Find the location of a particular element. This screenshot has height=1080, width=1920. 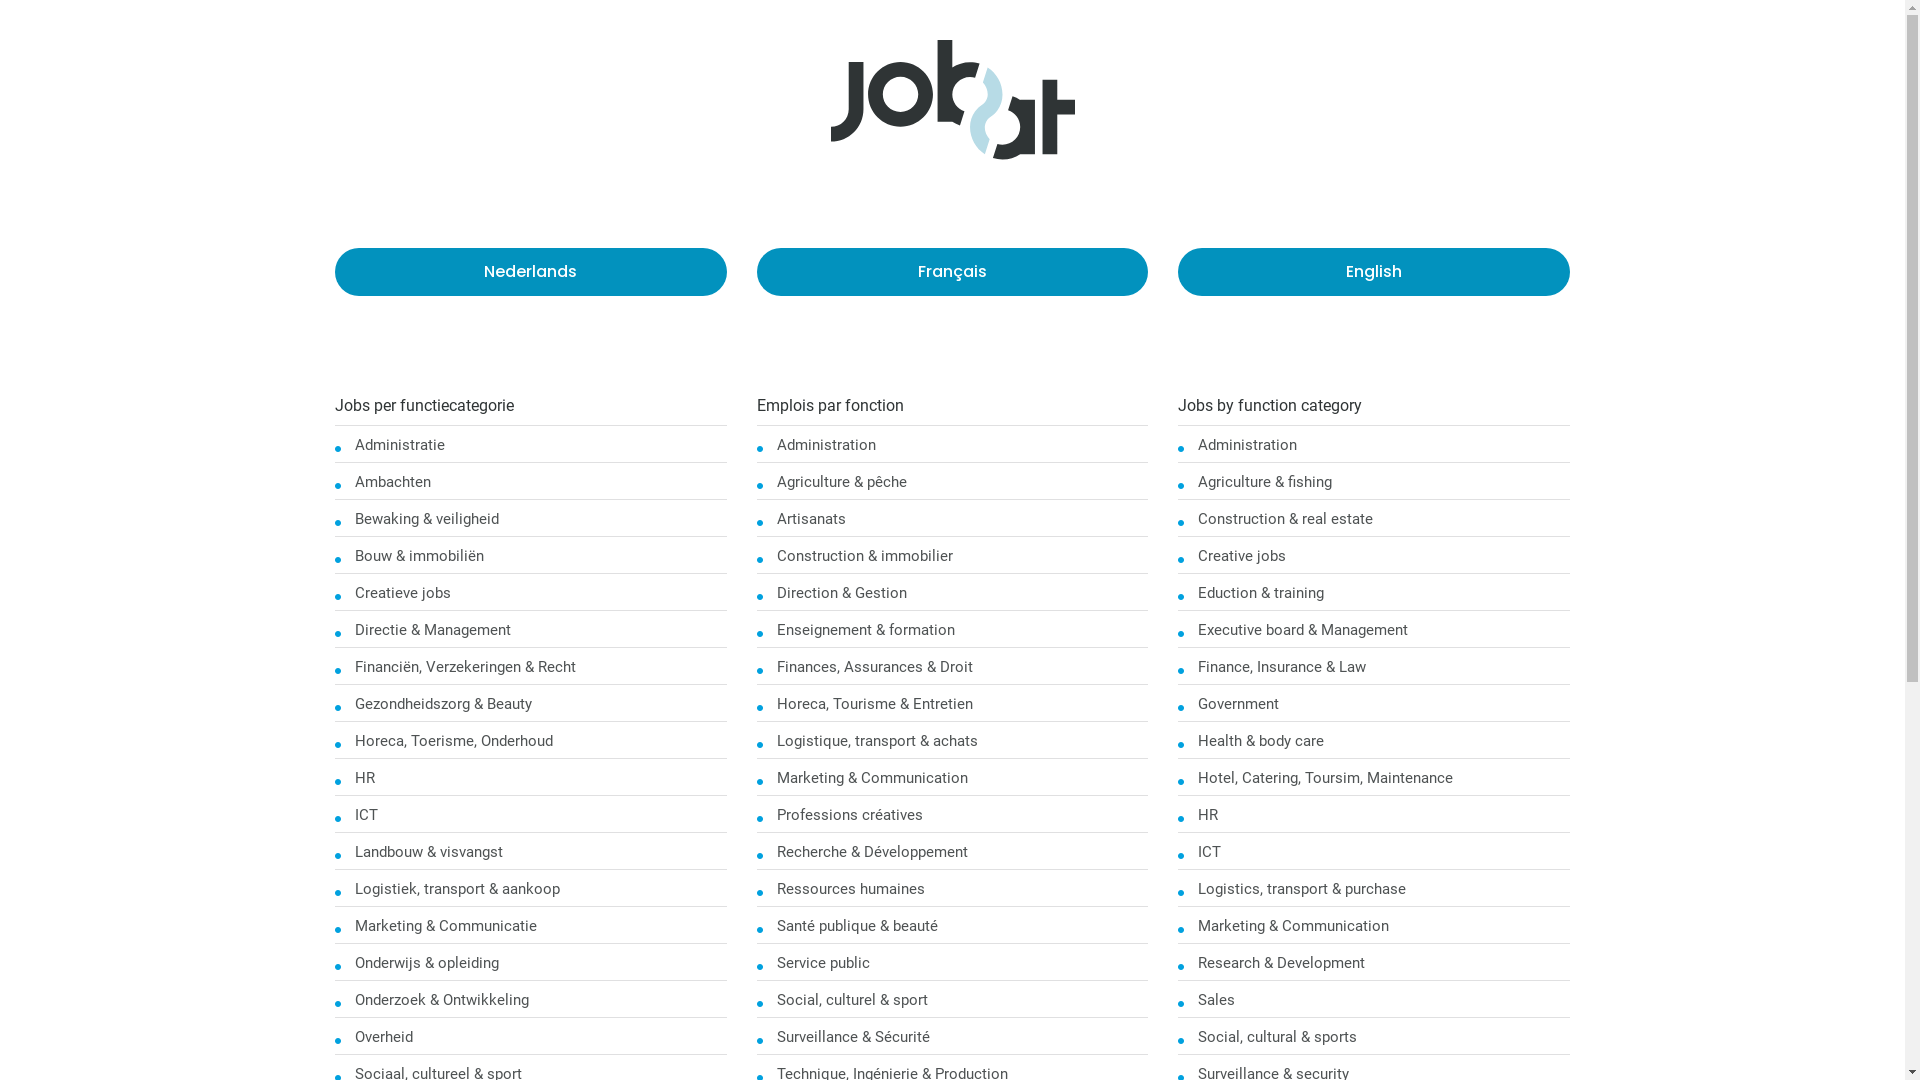

'Overheid' is located at coordinates (384, 1036).